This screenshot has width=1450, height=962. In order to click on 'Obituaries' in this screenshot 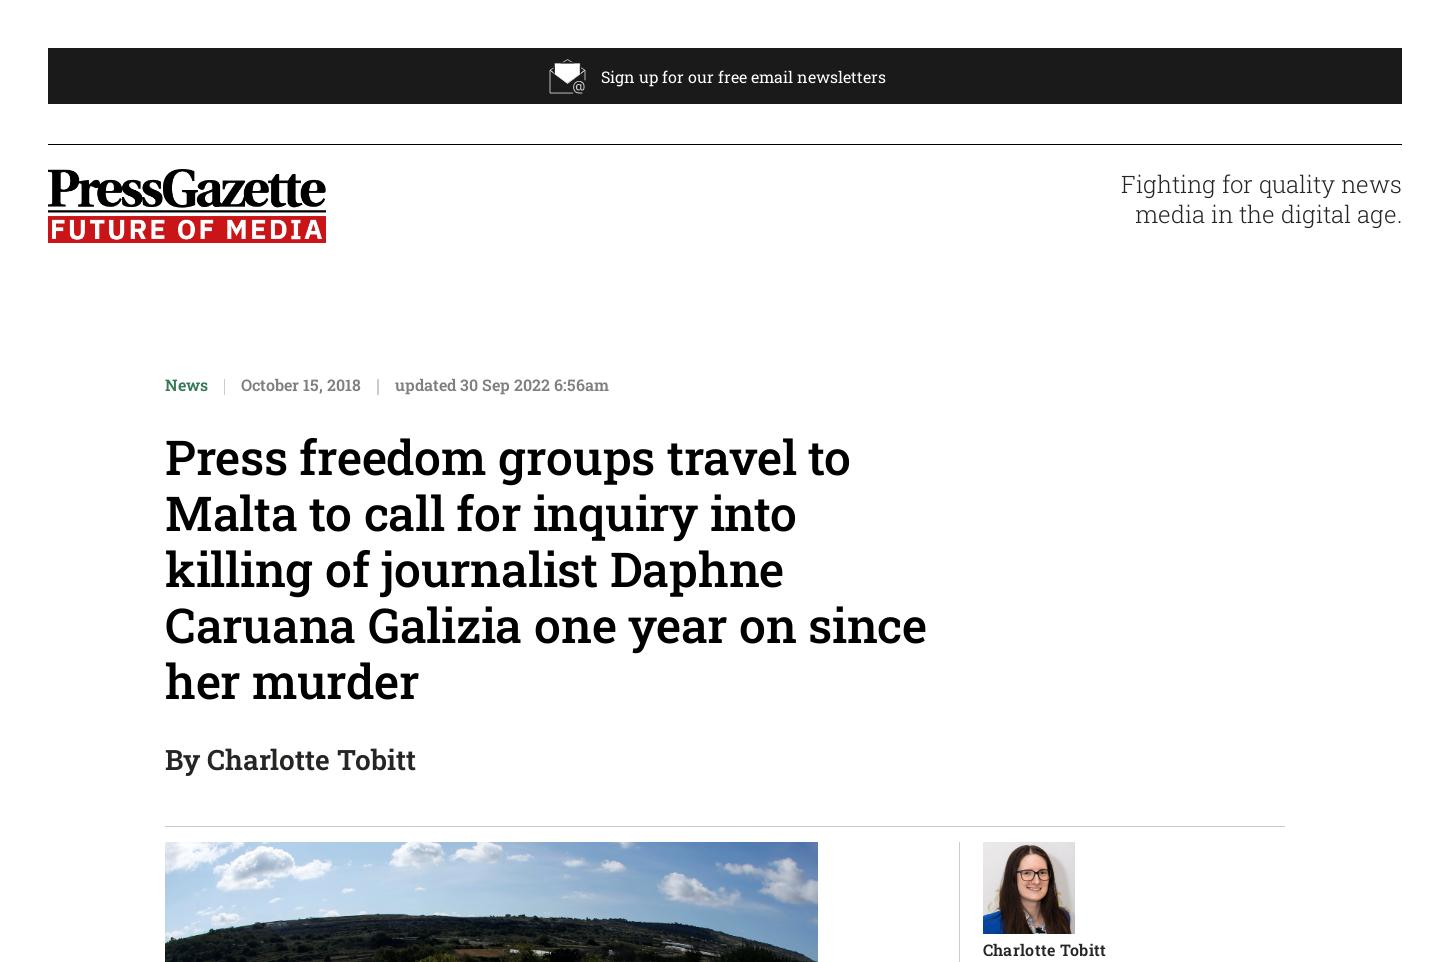, I will do `click(807, 651)`.